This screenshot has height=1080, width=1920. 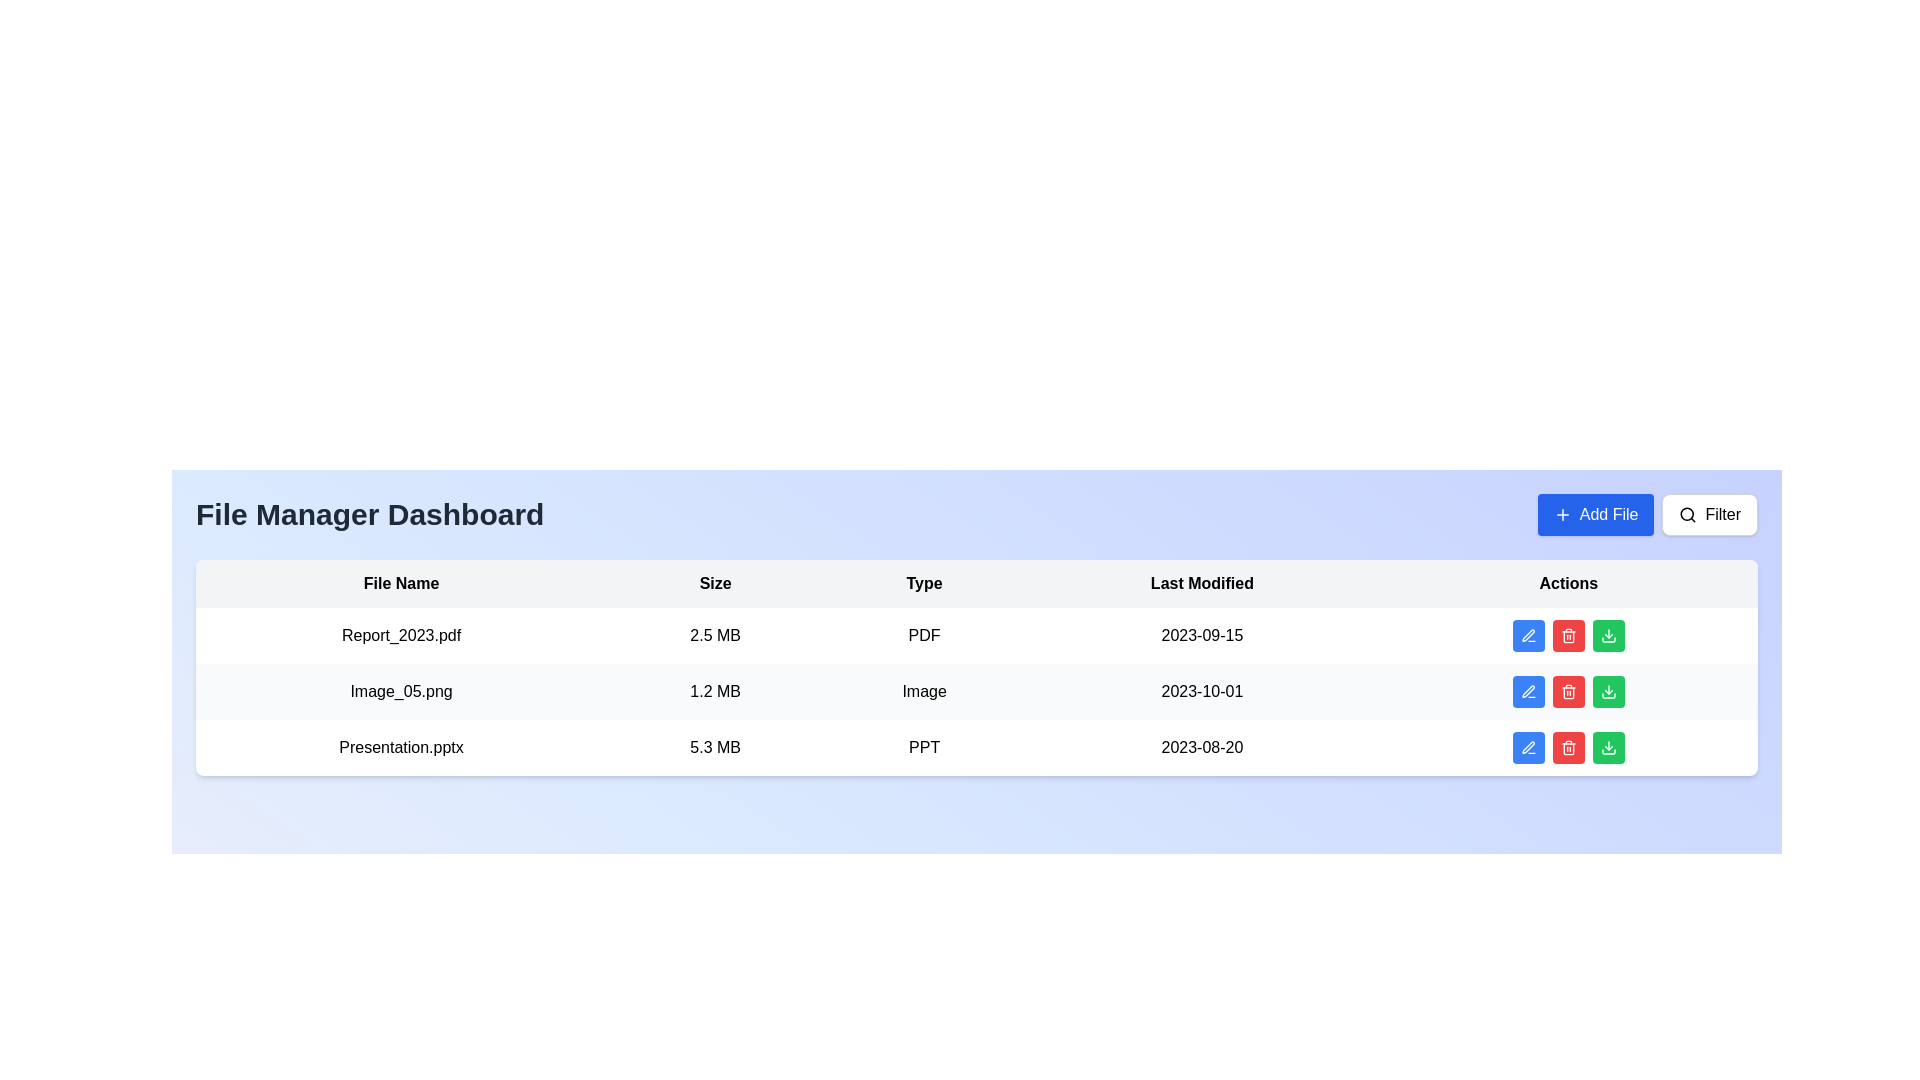 What do you see at coordinates (1201, 583) in the screenshot?
I see `the 'Last Modified' header label in the data table, which is positioned in the fourth column of the header row, between the 'Type' and 'Actions' columns` at bounding box center [1201, 583].